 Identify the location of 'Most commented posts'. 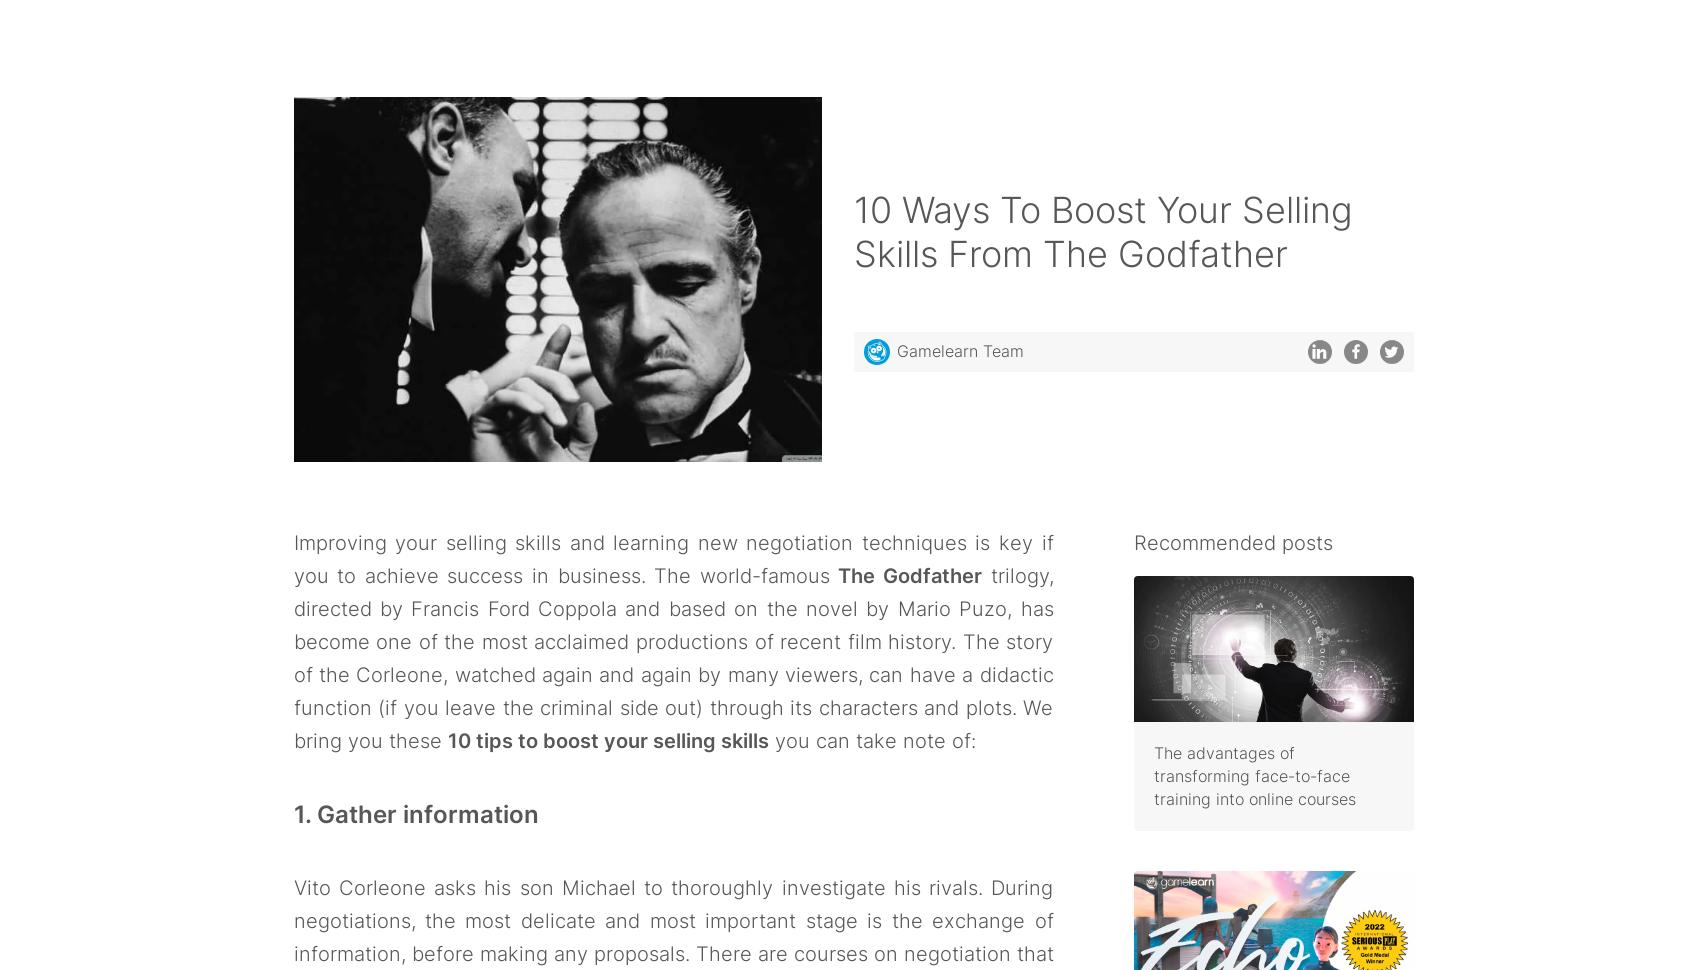
(1243, 823).